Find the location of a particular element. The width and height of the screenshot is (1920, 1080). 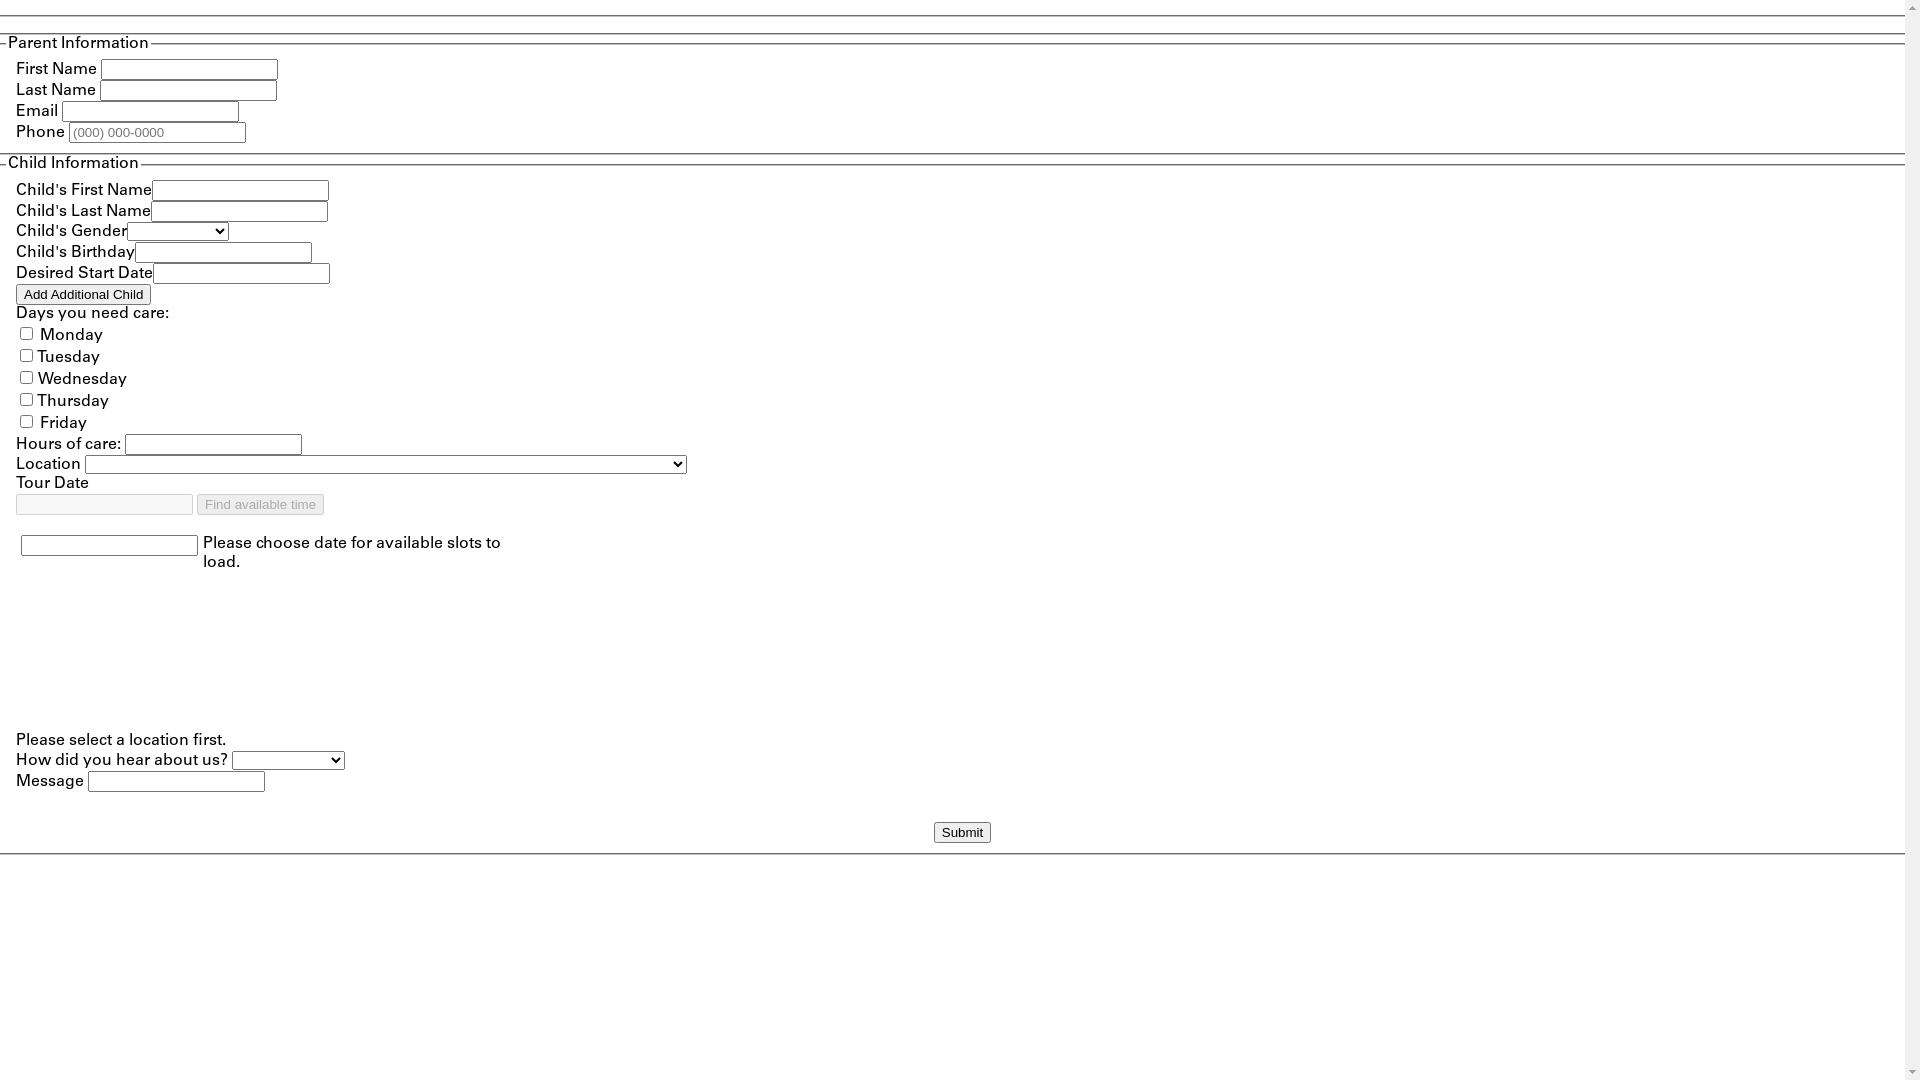

'Find available time' is located at coordinates (259, 503).